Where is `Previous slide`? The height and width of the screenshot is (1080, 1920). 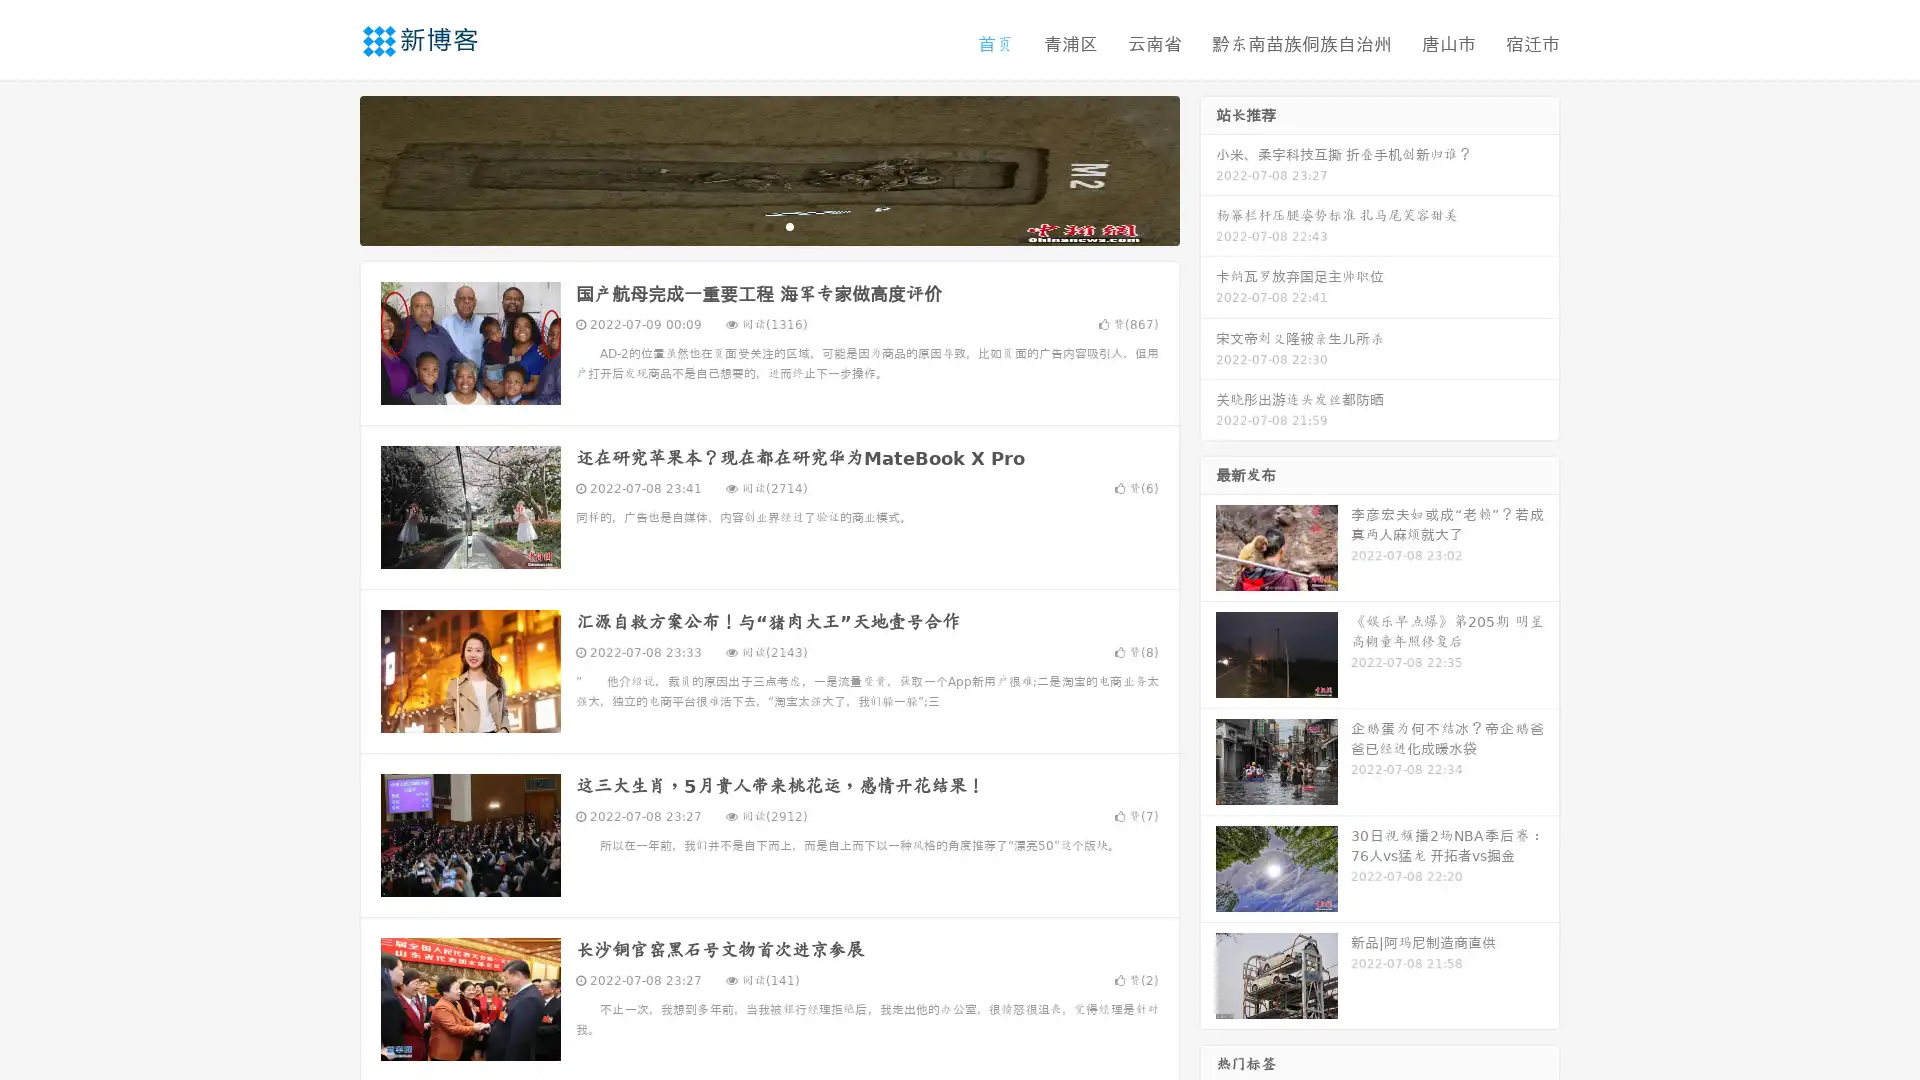 Previous slide is located at coordinates (330, 168).